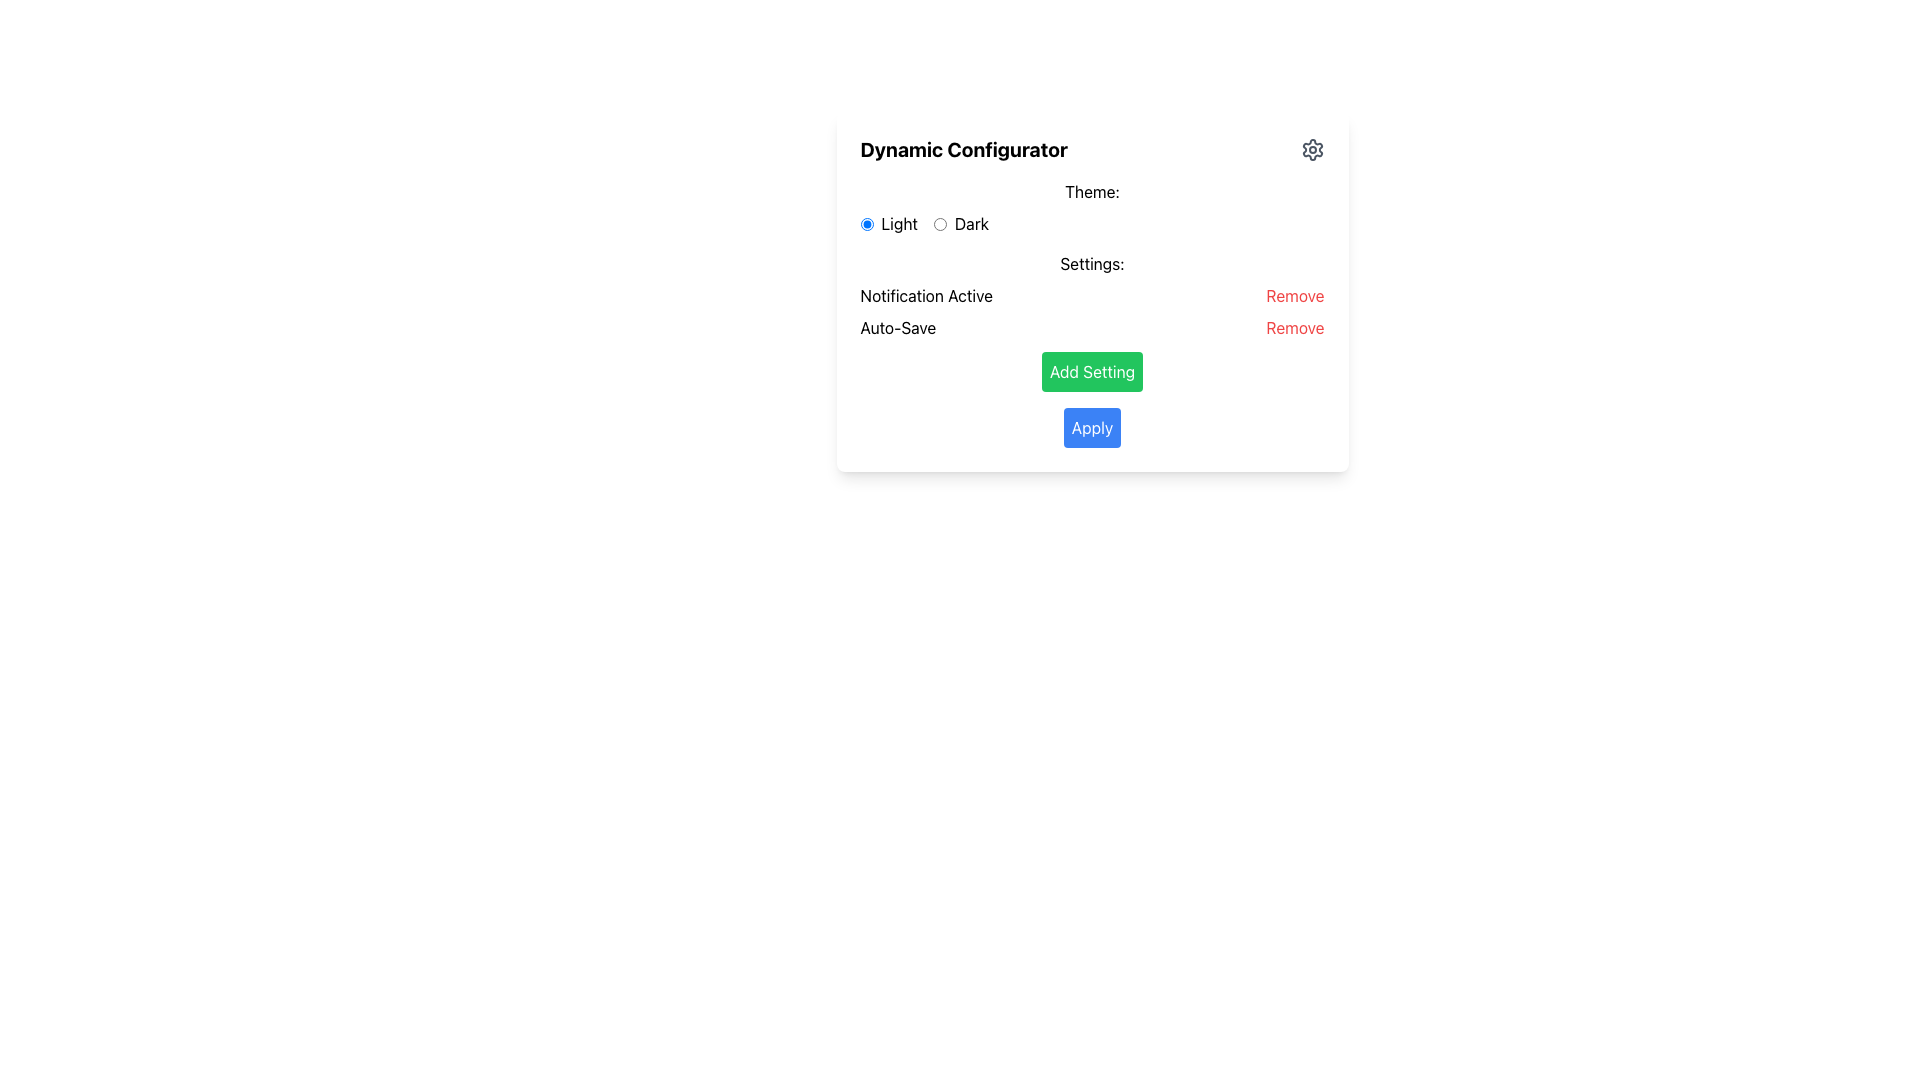  What do you see at coordinates (1091, 312) in the screenshot?
I see `the red 'Remove' link in the first row of the structured list item located below the 'Settings:' label in the 'Dynamic Configurator' section` at bounding box center [1091, 312].